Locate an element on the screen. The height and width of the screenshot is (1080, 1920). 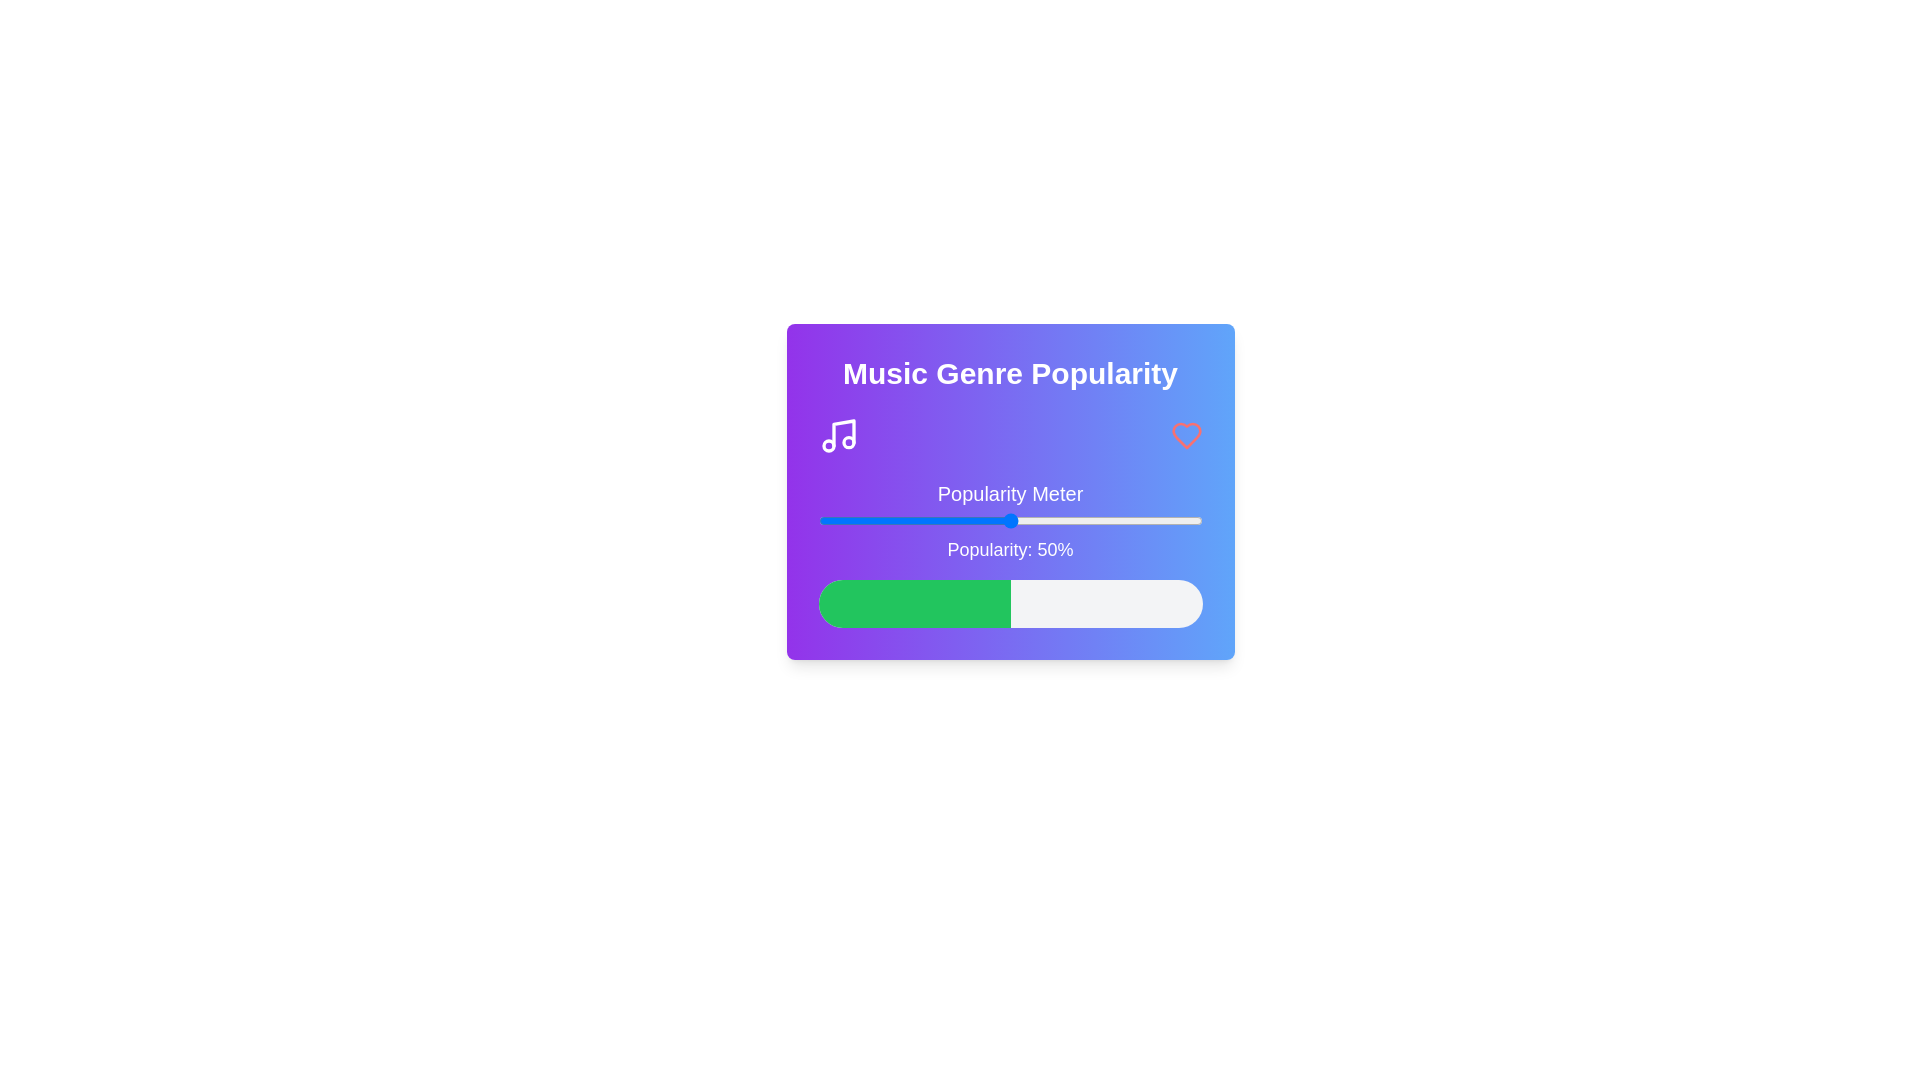
the text displaying the popularity percentage is located at coordinates (1010, 550).